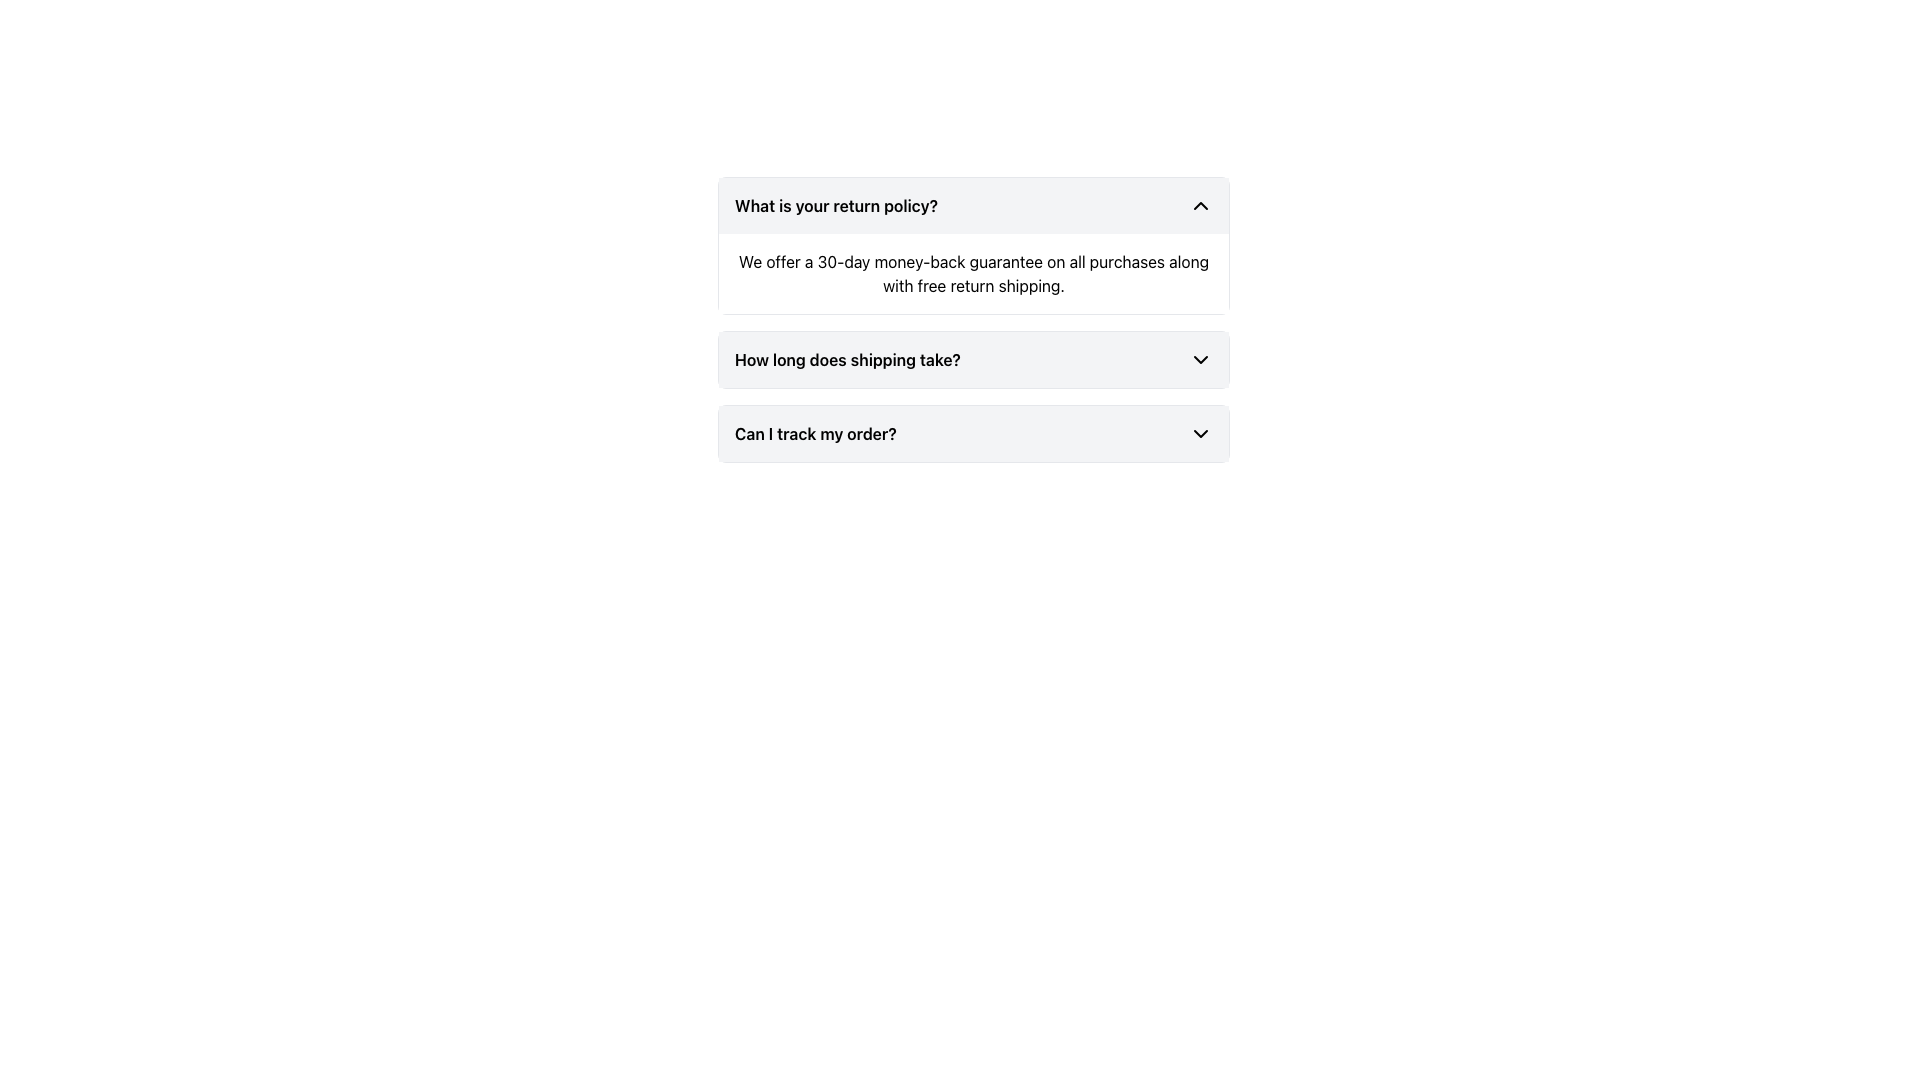 The height and width of the screenshot is (1080, 1920). What do you see at coordinates (836, 205) in the screenshot?
I see `the text label displaying 'What is your return policy?' which is located at the top-left of its grey button-like area in the collapsible section` at bounding box center [836, 205].